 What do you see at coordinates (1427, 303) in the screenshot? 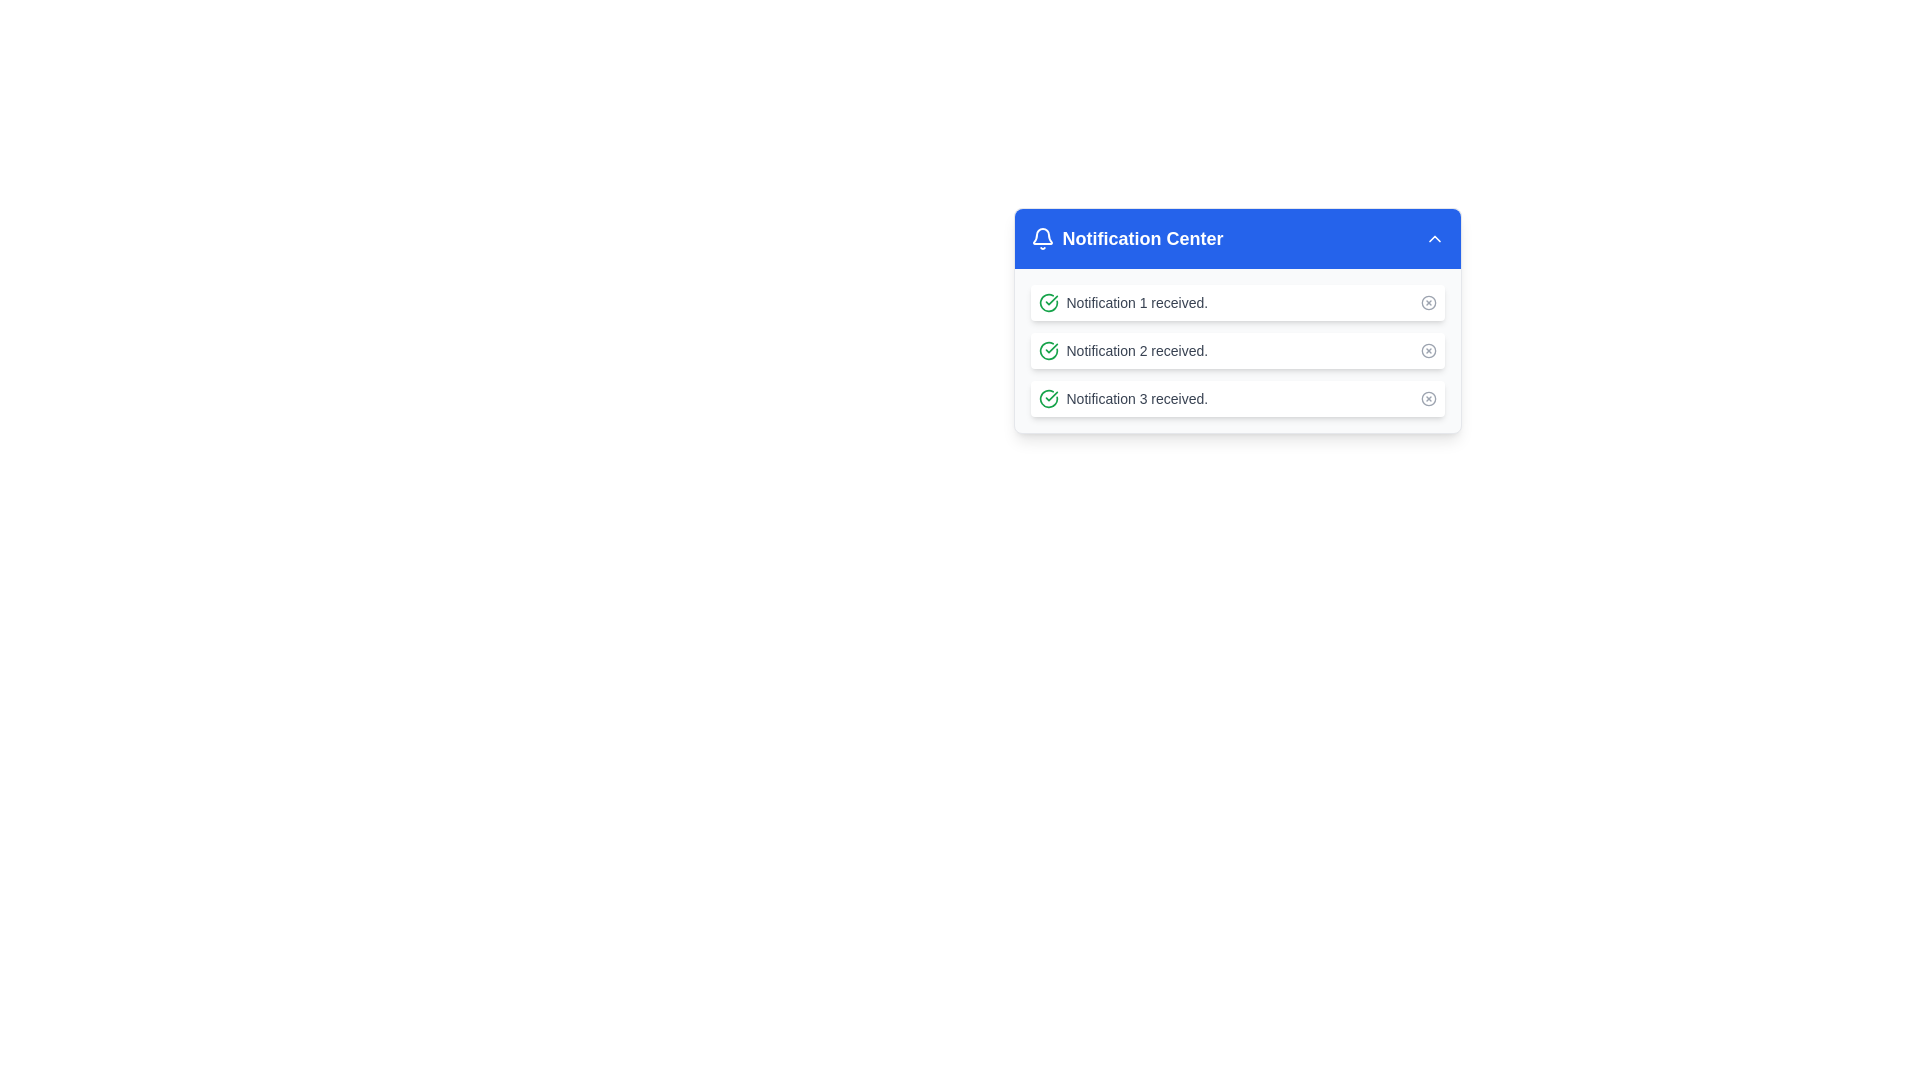
I see `the circular boundary of the close or remove icon located at the far right of 'Notification 1 received' in the notification center` at bounding box center [1427, 303].